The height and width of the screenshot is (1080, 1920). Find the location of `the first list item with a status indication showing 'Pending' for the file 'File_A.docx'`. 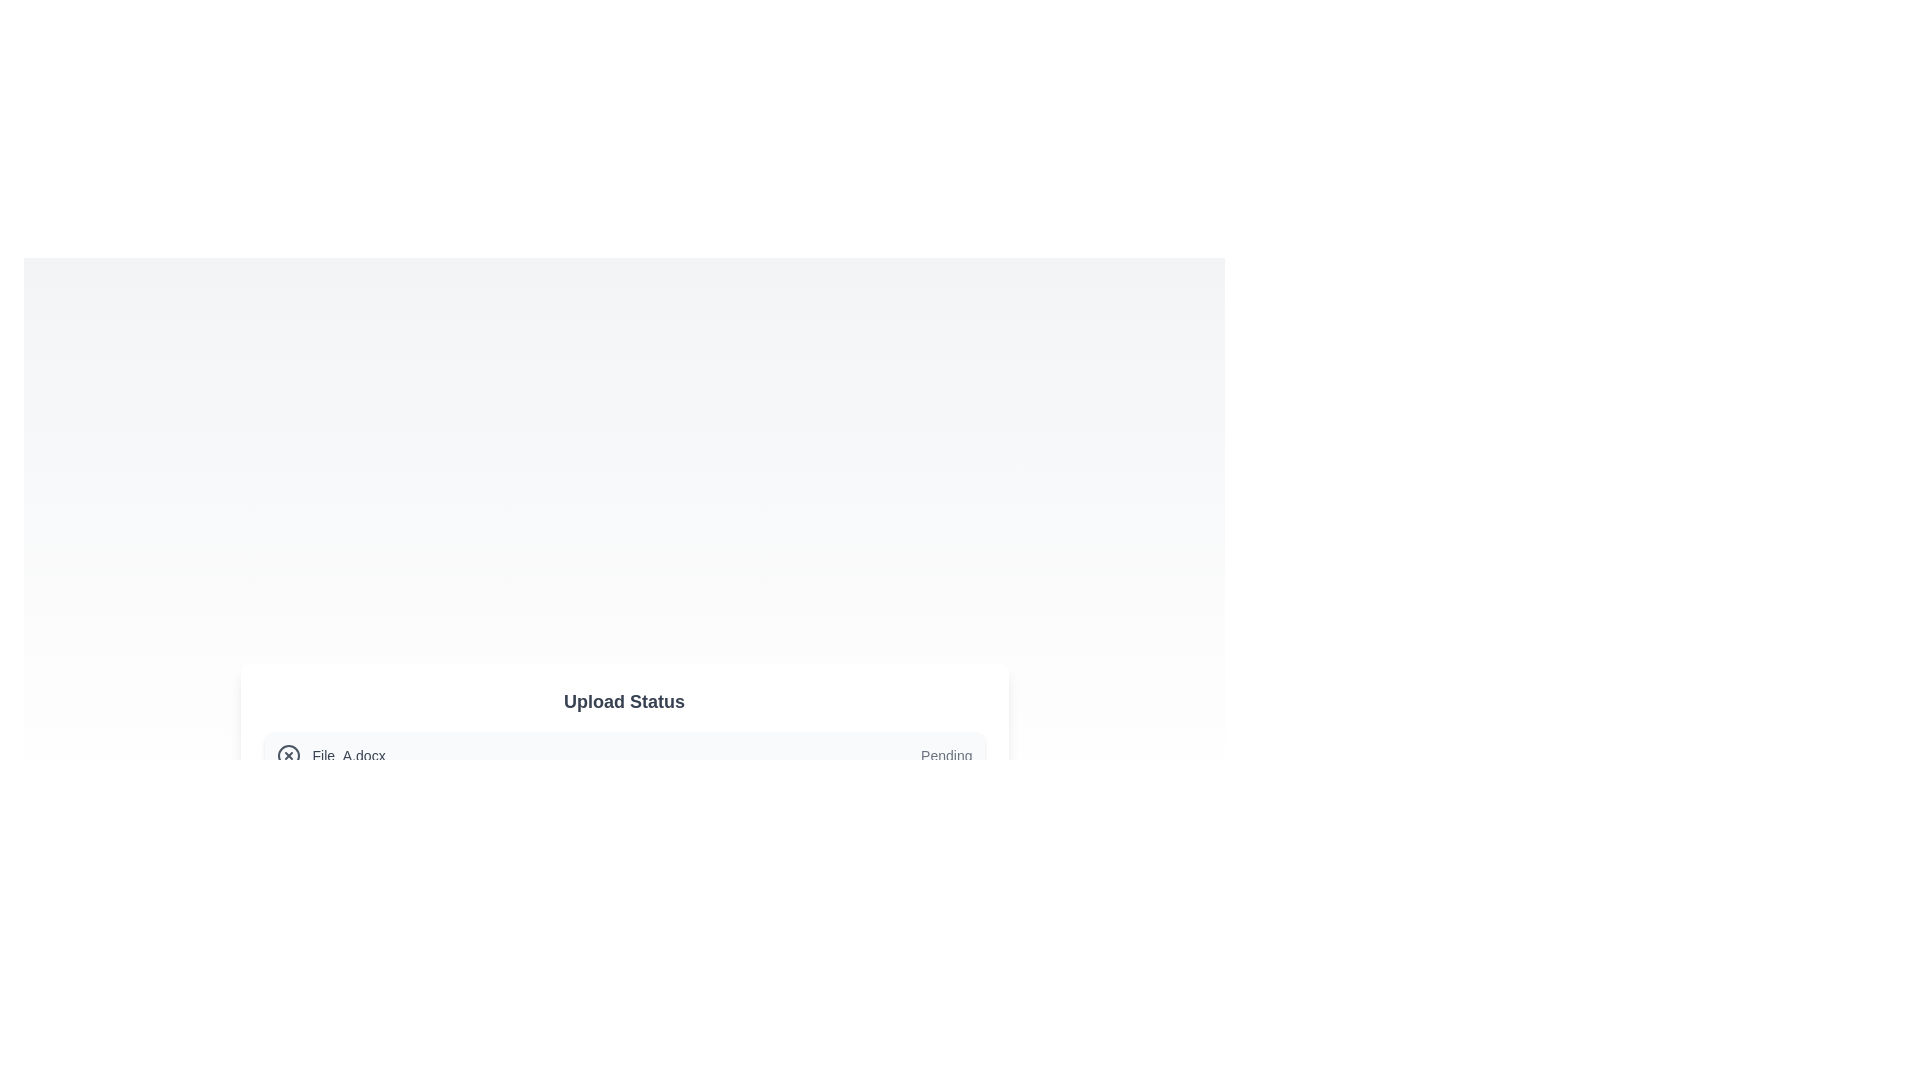

the first list item with a status indication showing 'Pending' for the file 'File_A.docx' is located at coordinates (623, 756).